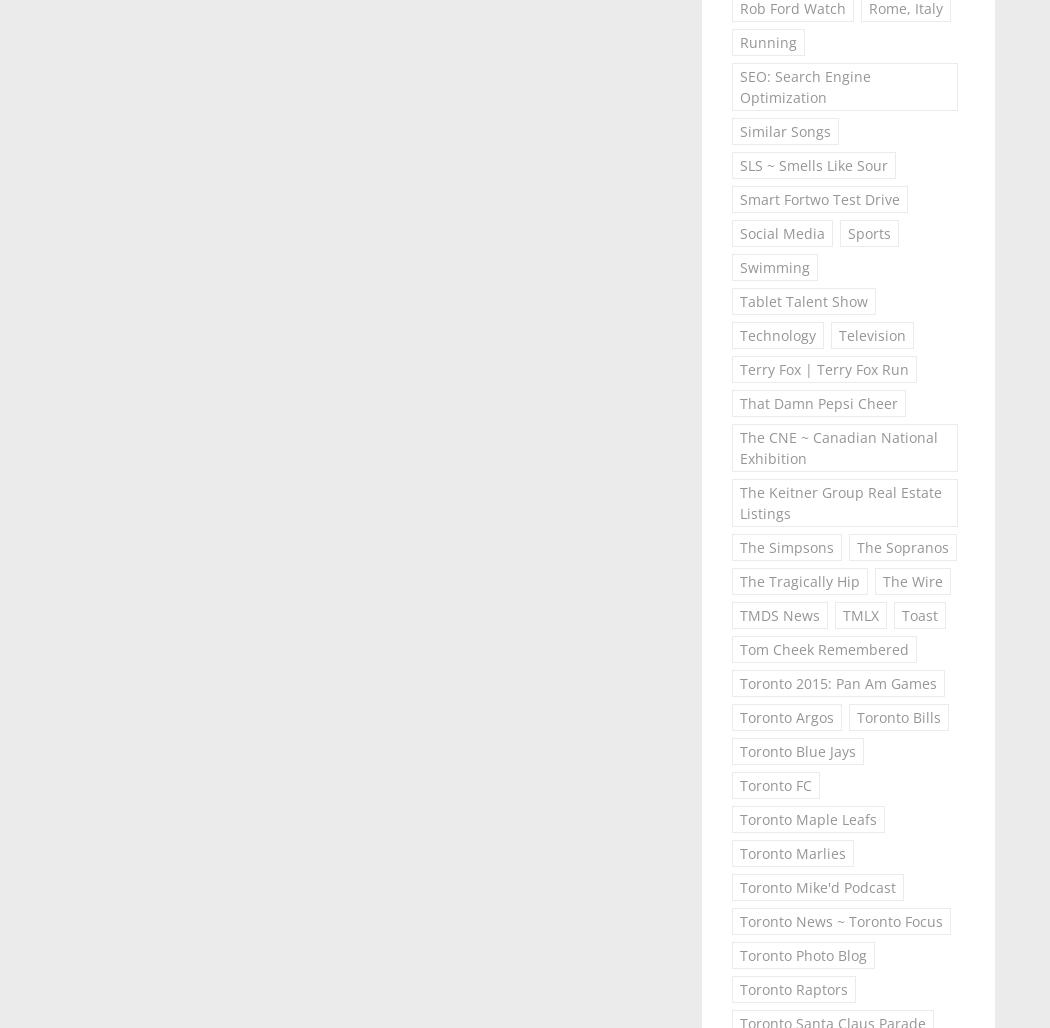  Describe the element at coordinates (901, 547) in the screenshot. I see `'The Sopranos'` at that location.